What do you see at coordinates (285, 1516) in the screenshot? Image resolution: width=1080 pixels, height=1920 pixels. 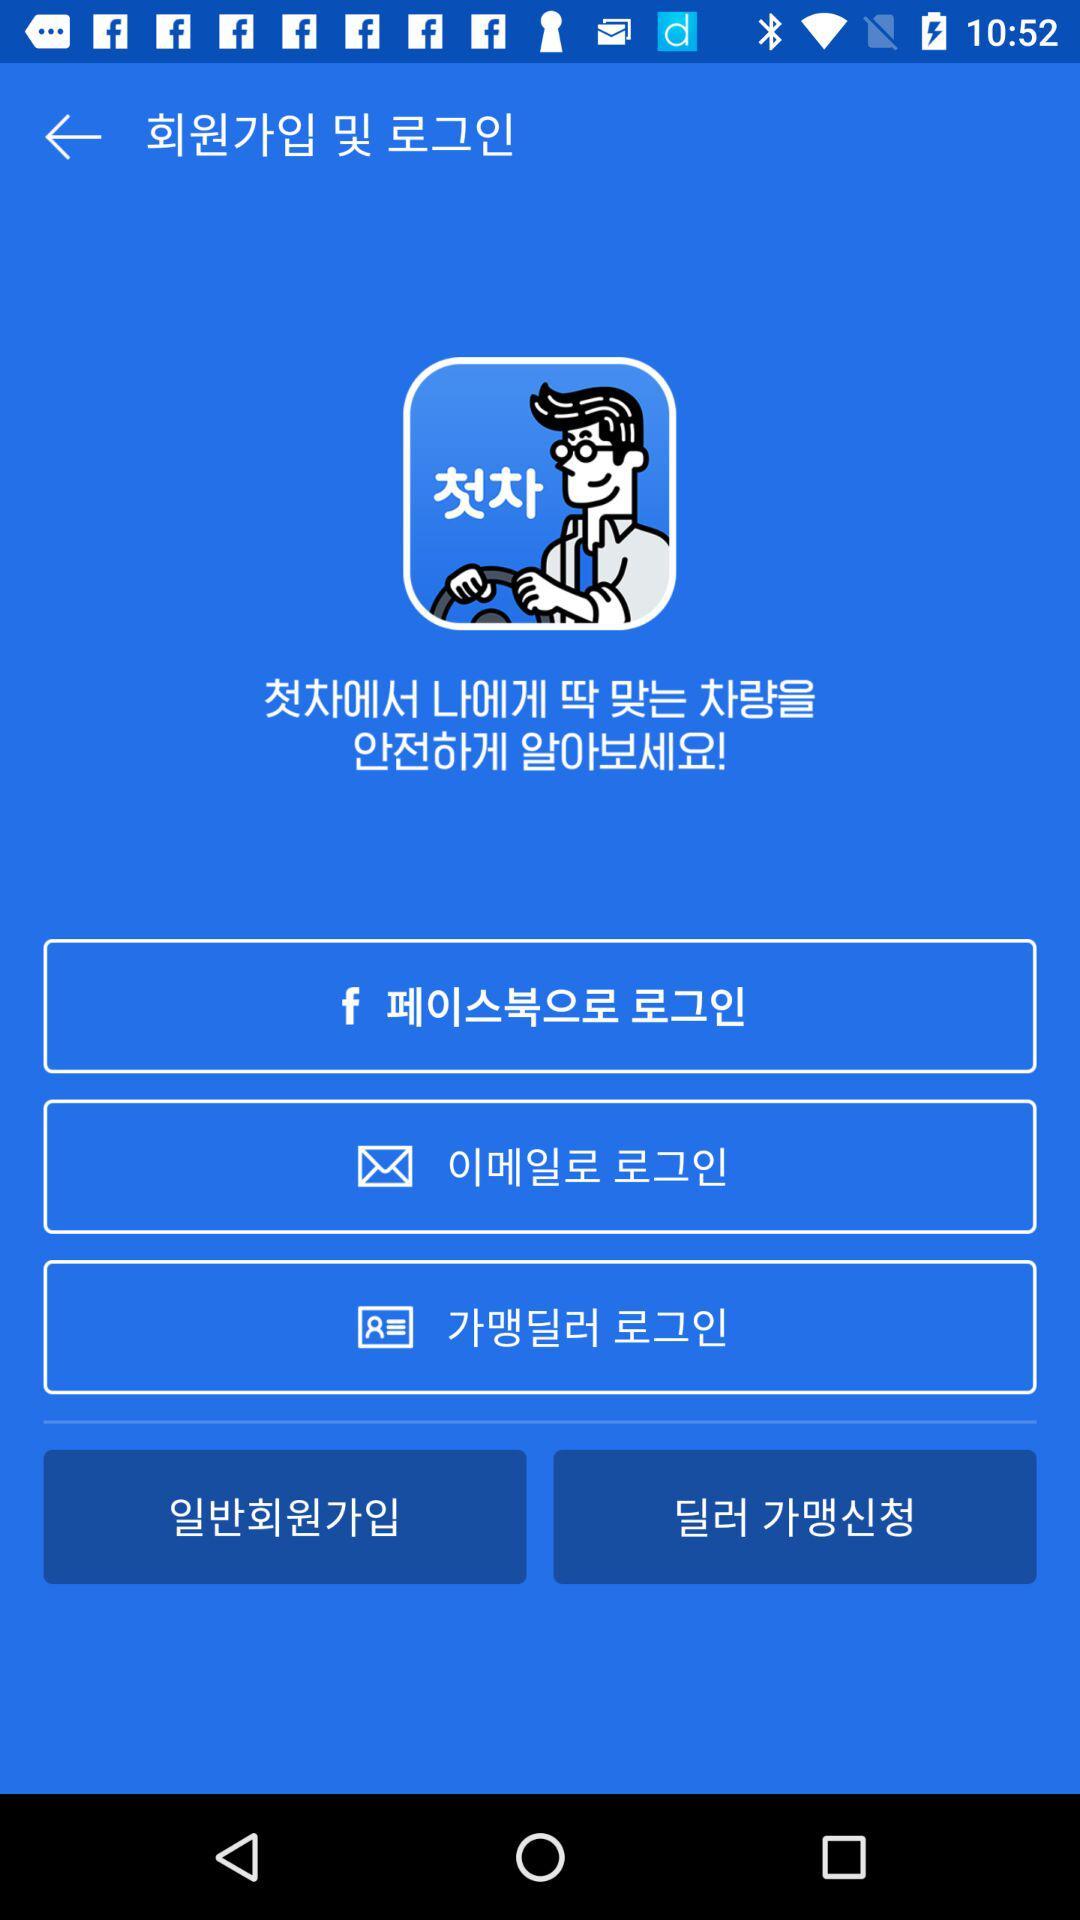 I see `item at the bottom left corner` at bounding box center [285, 1516].